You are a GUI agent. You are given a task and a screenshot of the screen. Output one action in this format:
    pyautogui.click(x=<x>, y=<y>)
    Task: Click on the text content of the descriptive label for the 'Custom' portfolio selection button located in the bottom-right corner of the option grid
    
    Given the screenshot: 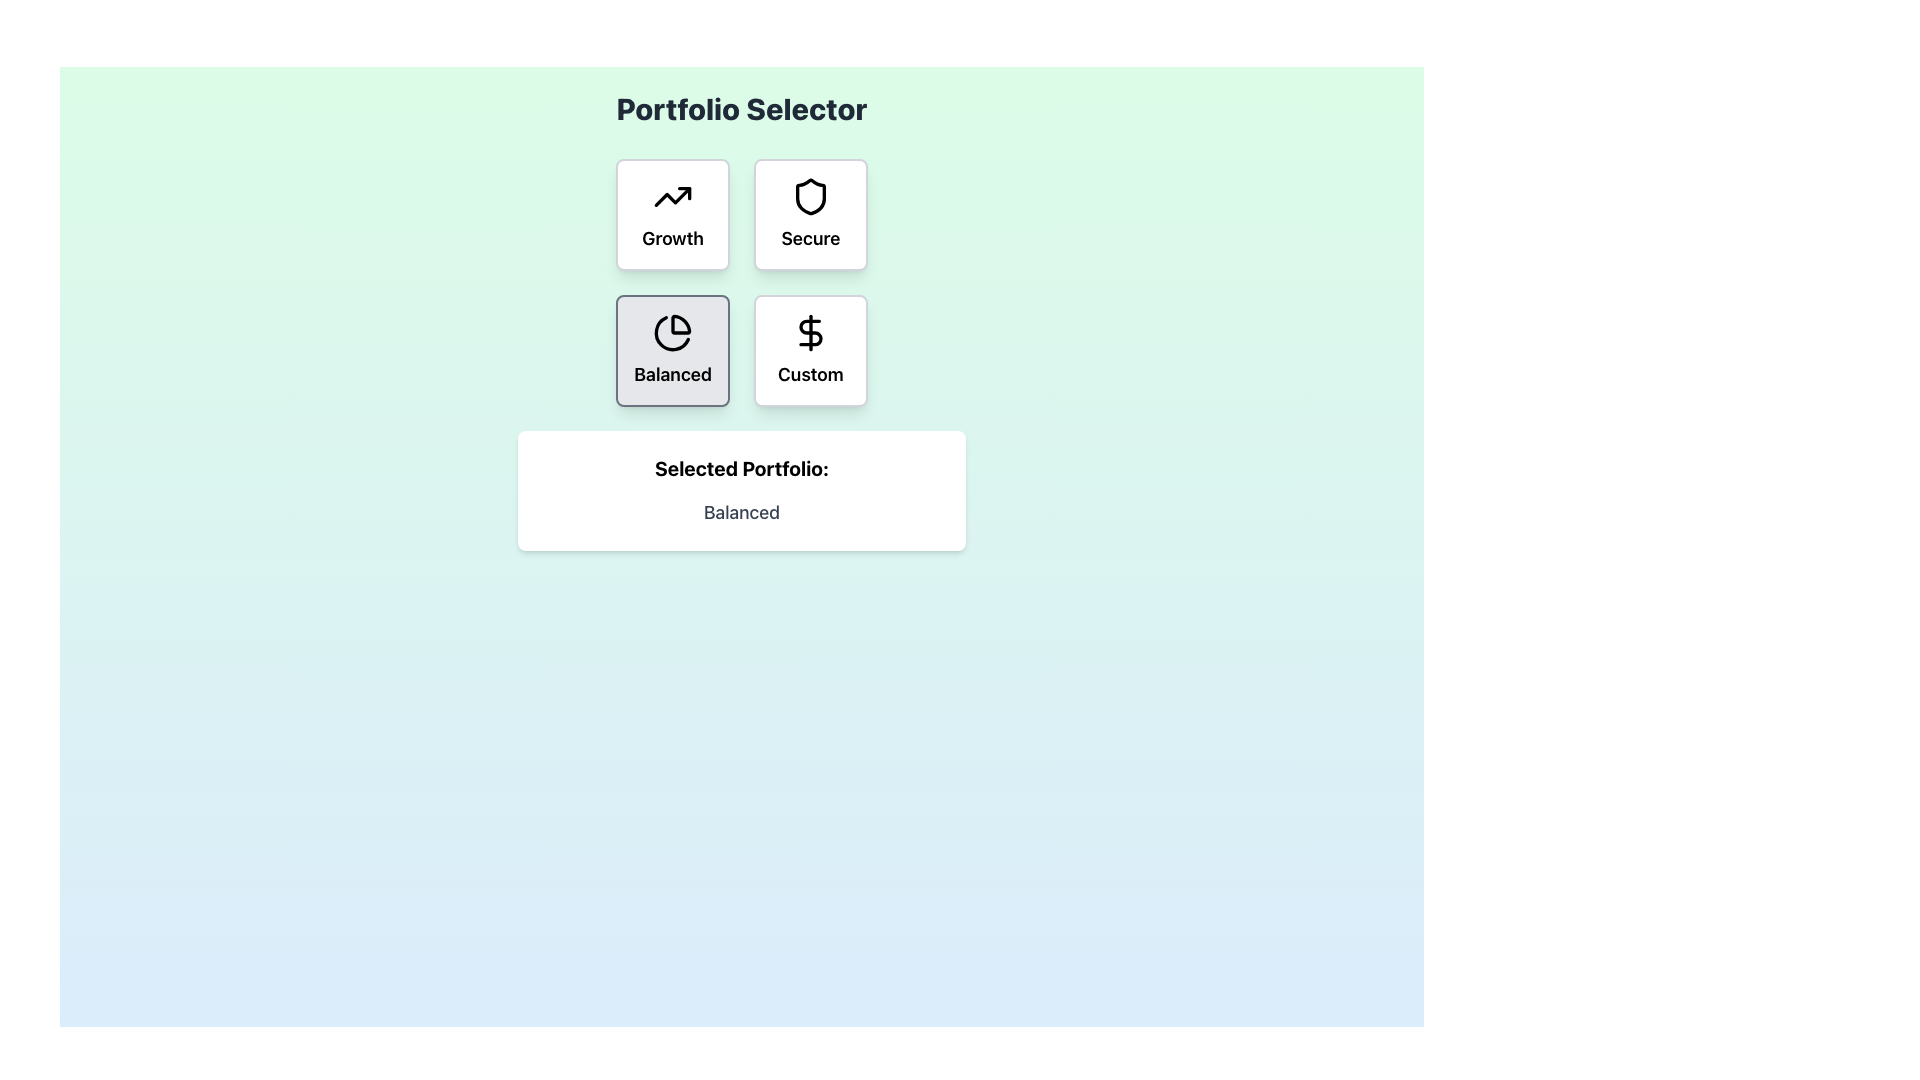 What is the action you would take?
    pyautogui.click(x=810, y=374)
    